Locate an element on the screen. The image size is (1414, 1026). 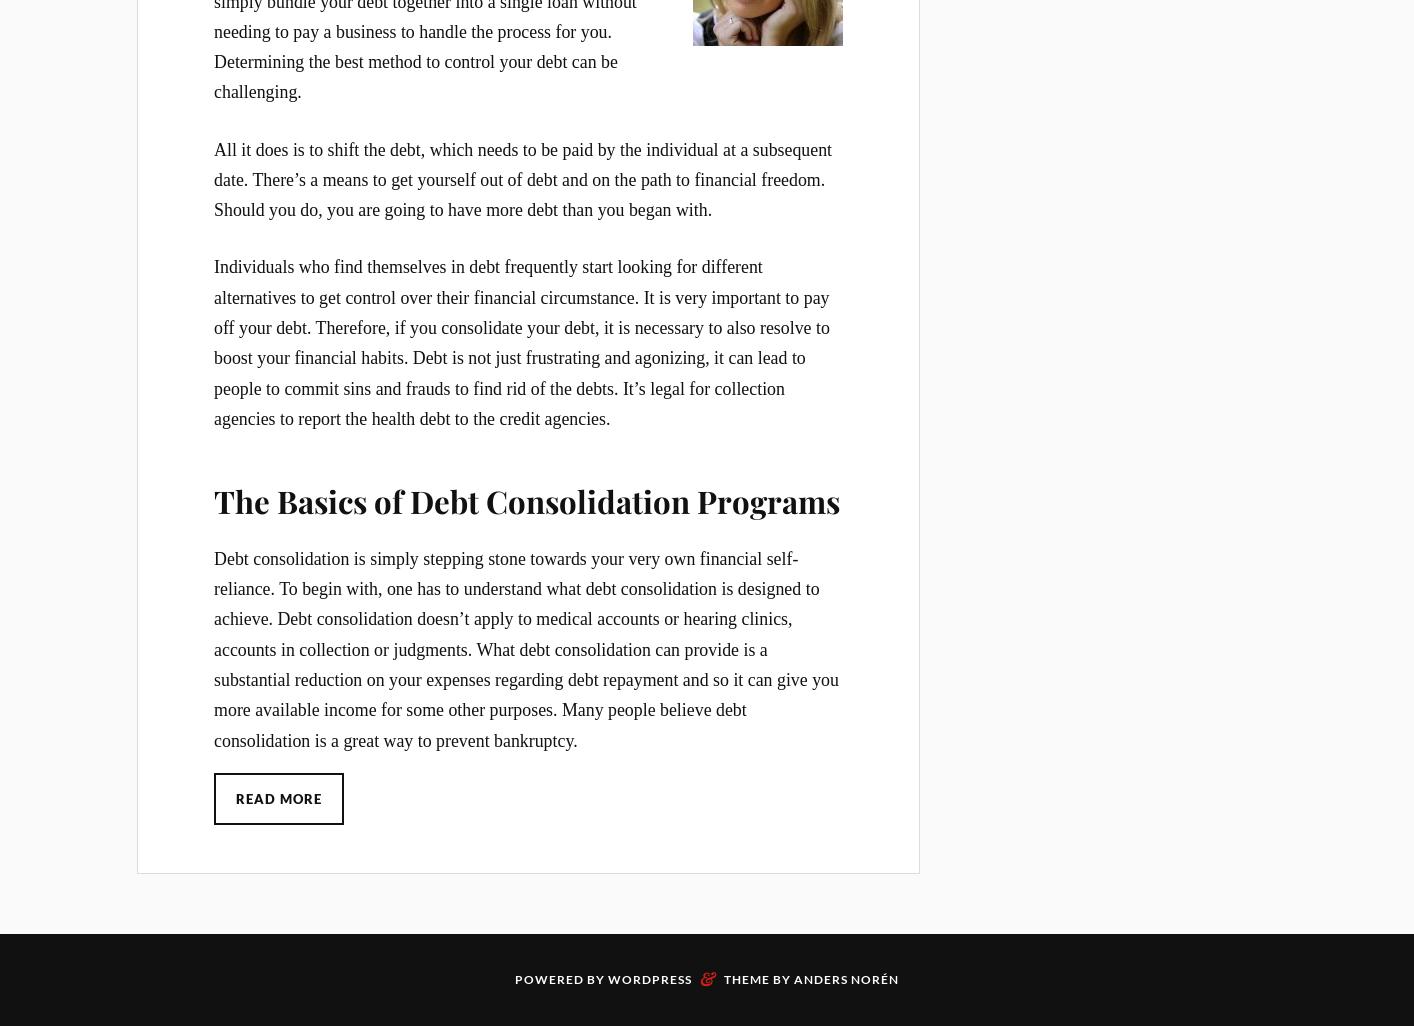
'Read More' is located at coordinates (278, 797).